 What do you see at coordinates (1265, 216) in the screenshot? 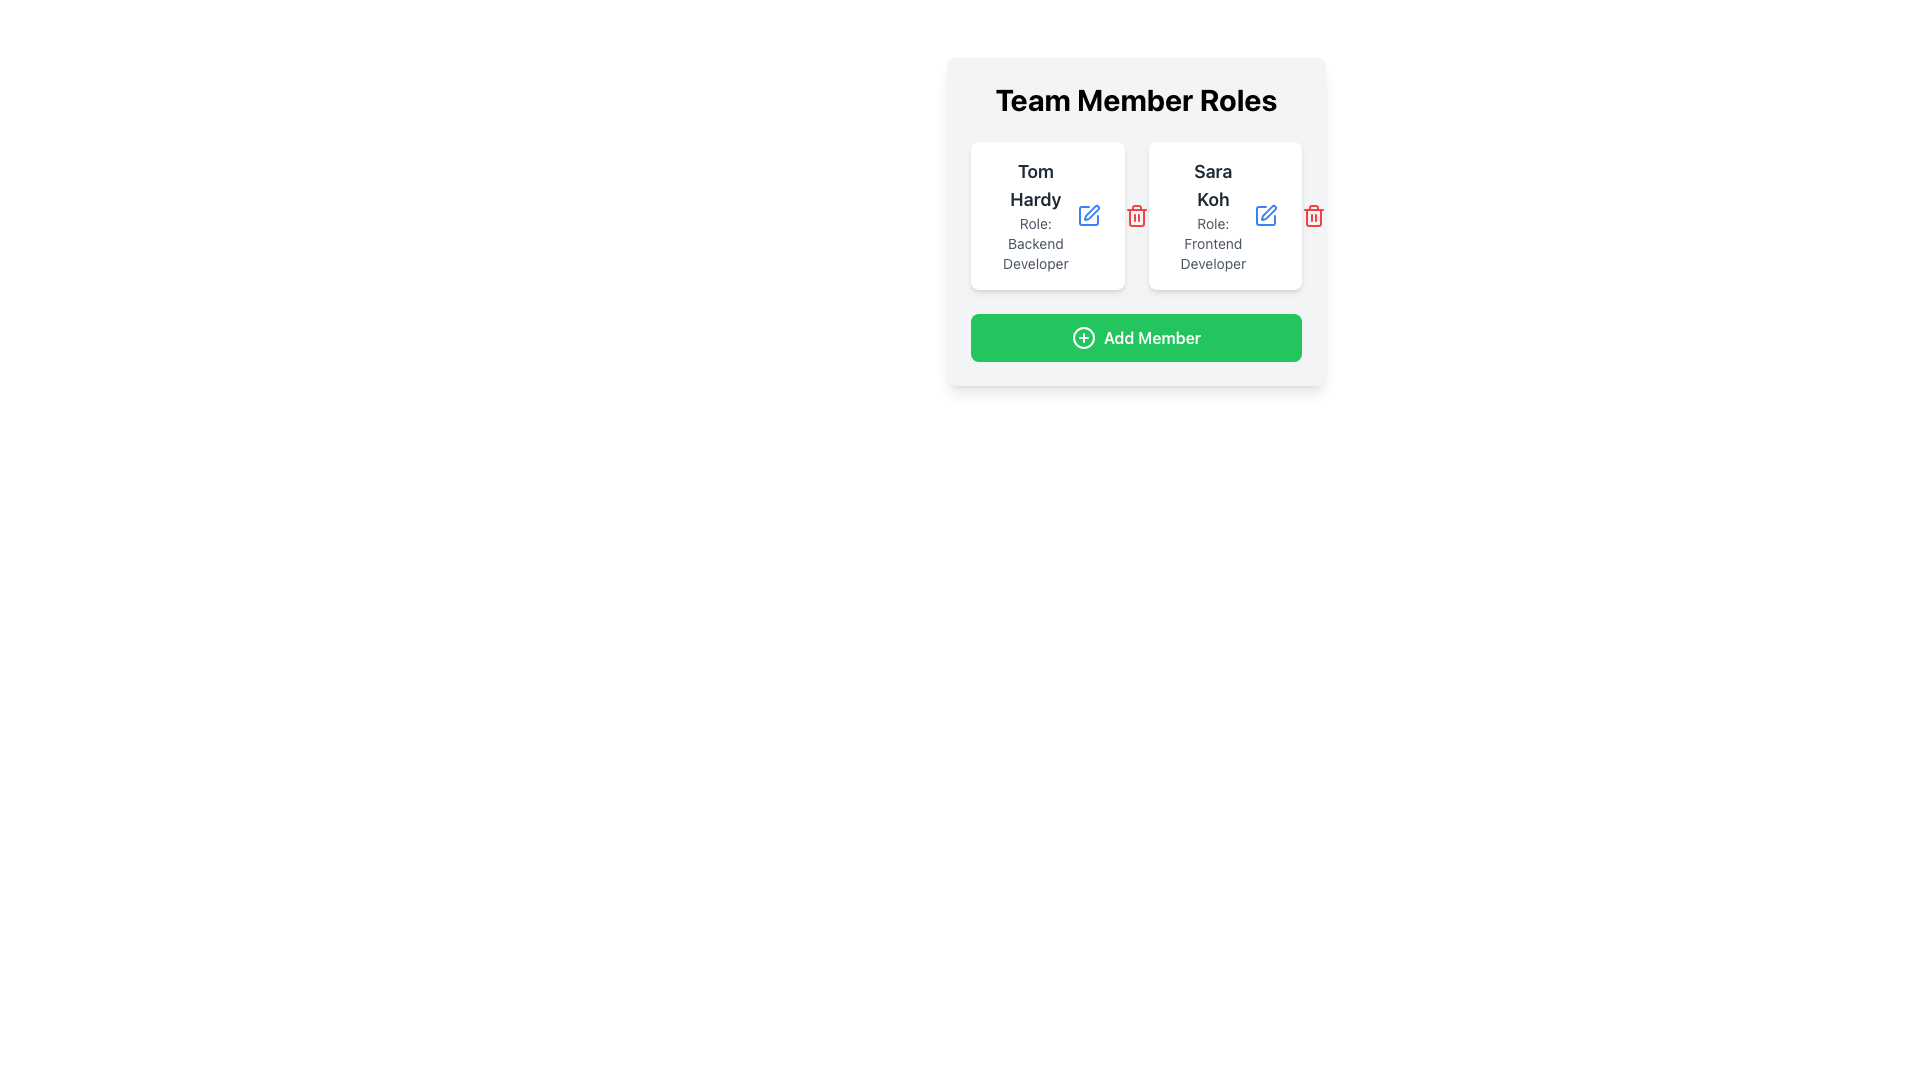
I see `the edit icon button located to the right of the text block containing 'Sara Koh' and her role 'Frontend Developer'` at bounding box center [1265, 216].